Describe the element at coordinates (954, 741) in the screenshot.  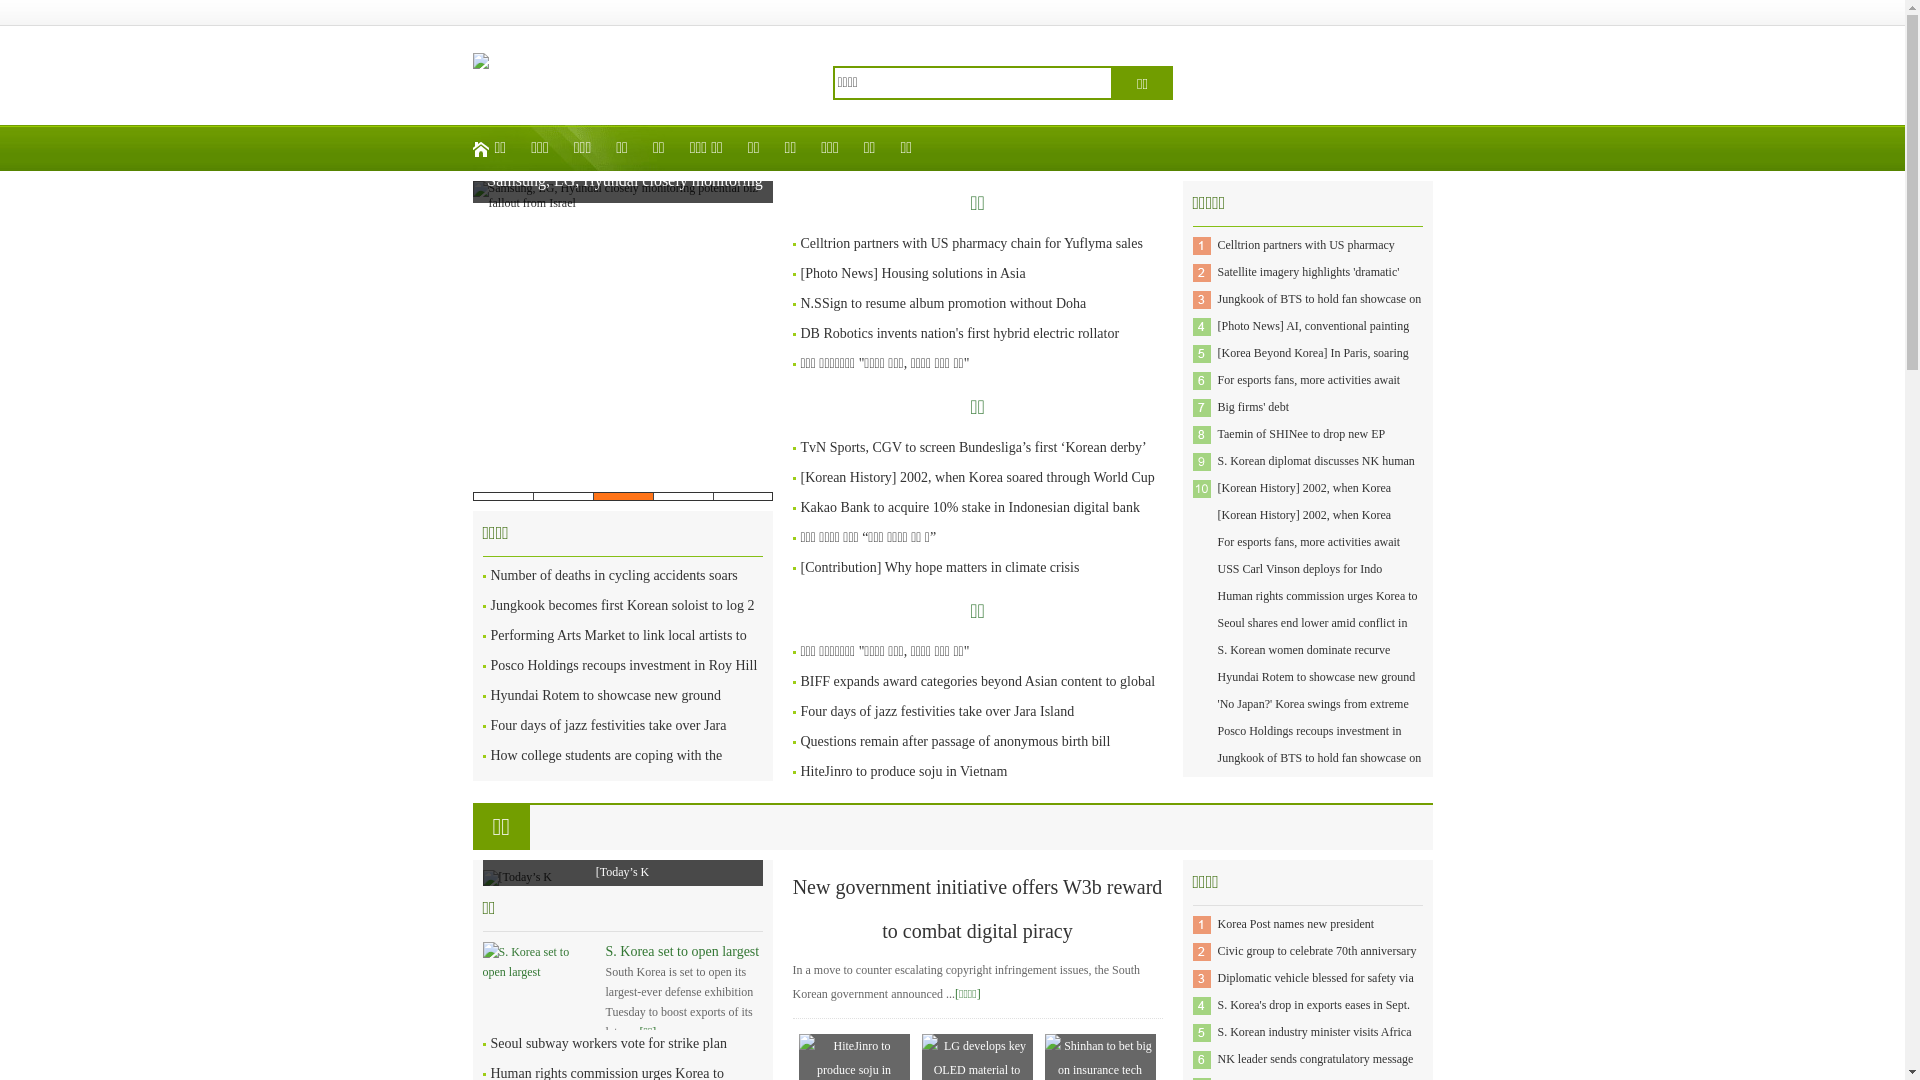
I see `'Questions remain after passage of anonymous birth bill'` at that location.